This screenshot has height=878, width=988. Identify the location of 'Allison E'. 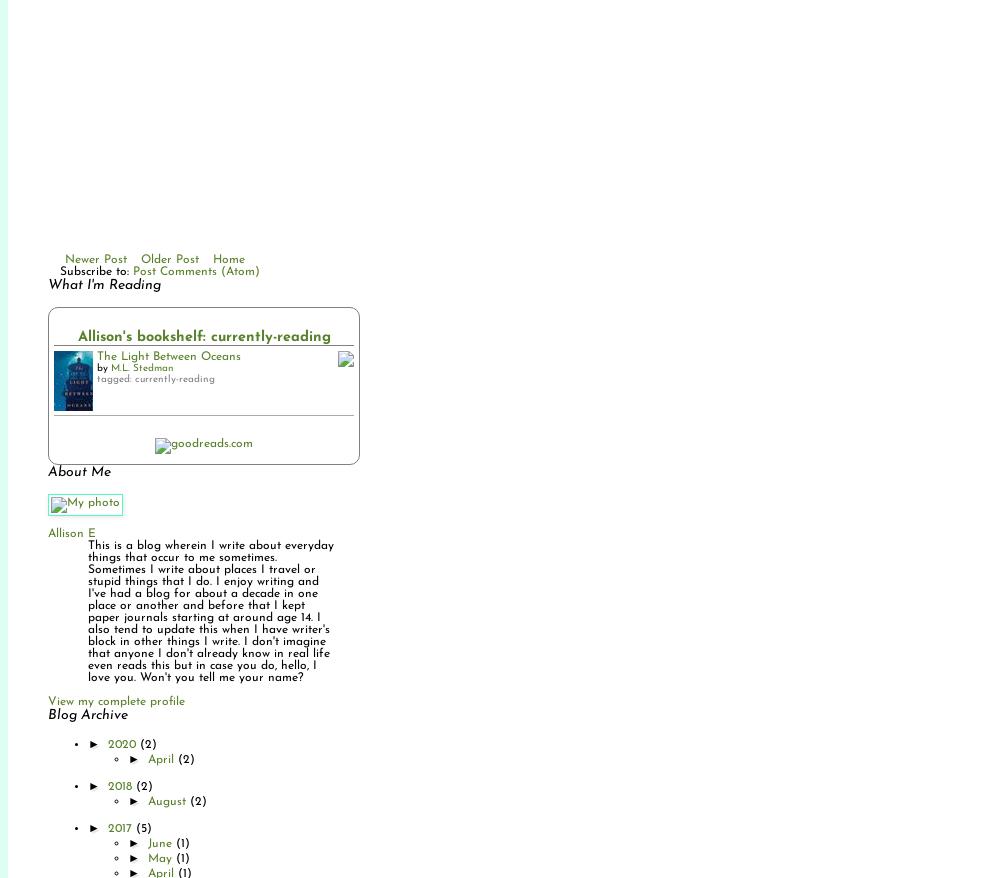
(72, 532).